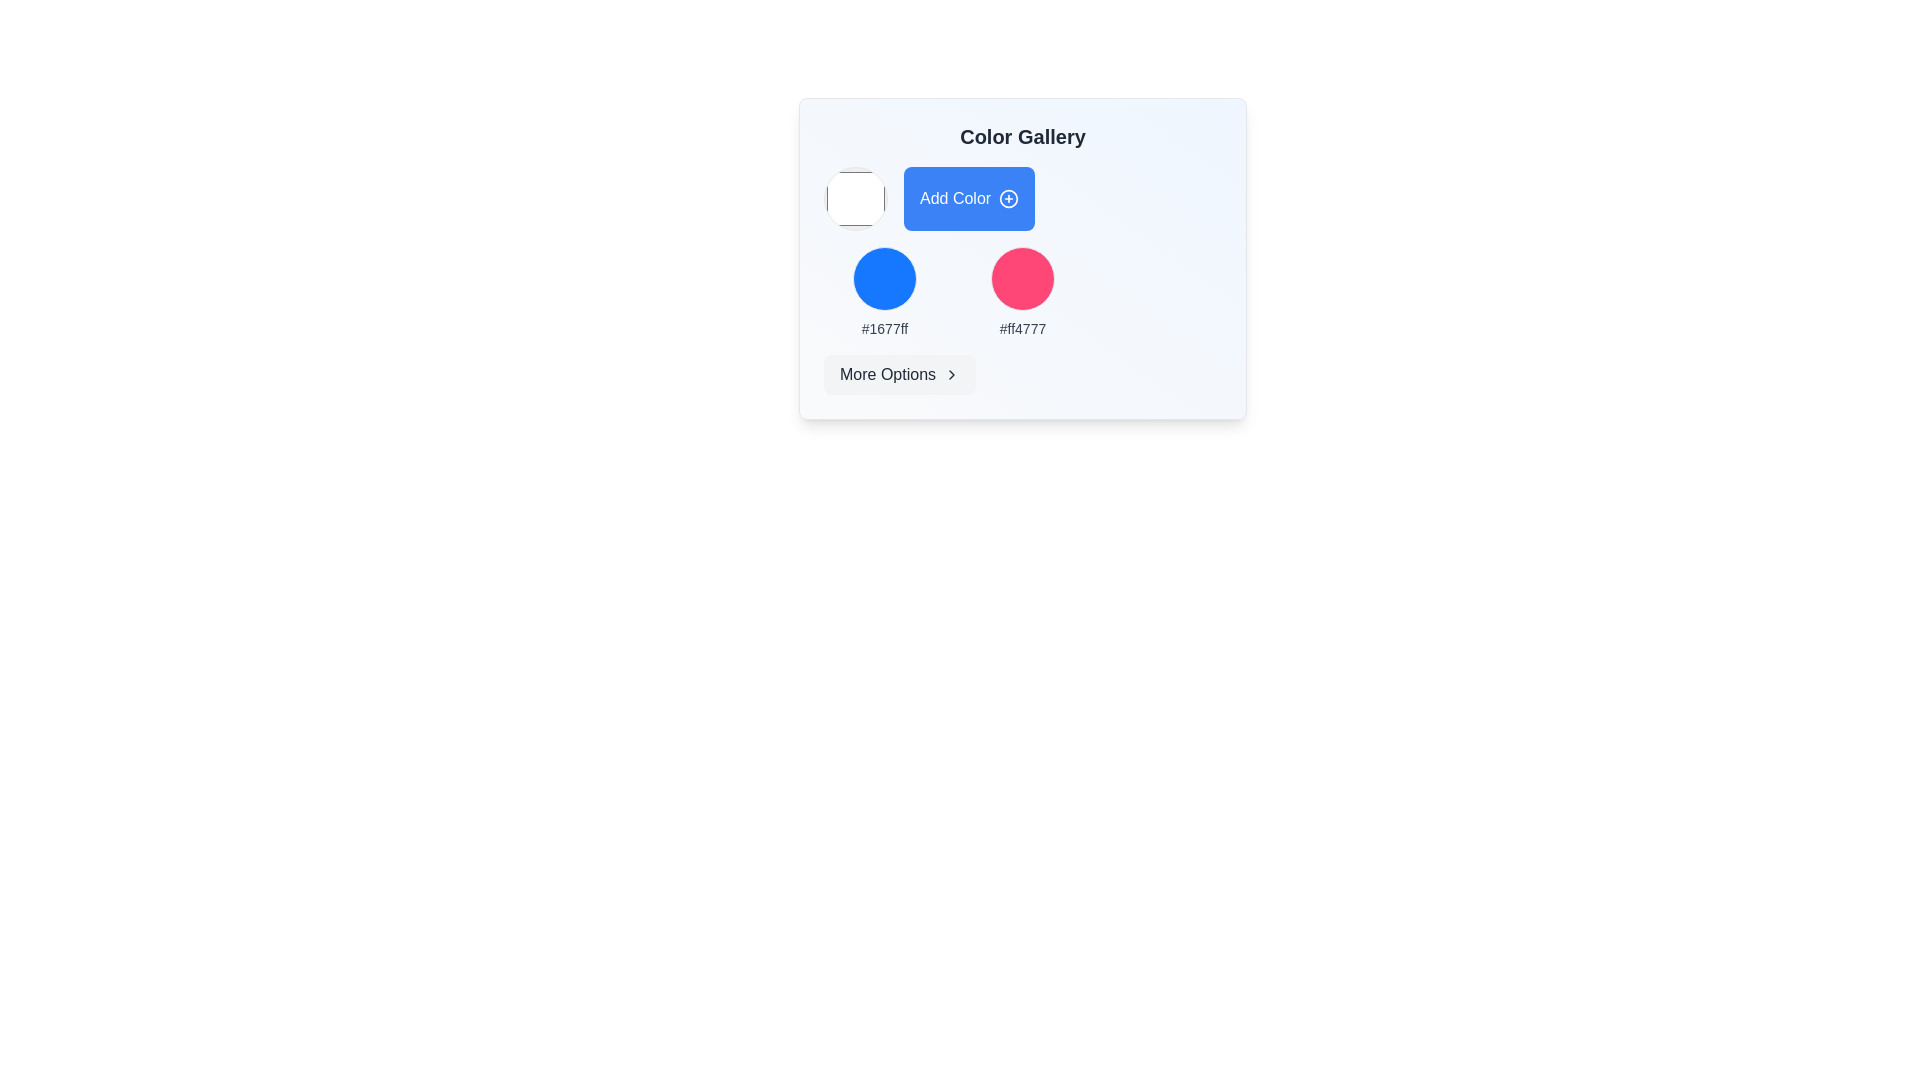 This screenshot has width=1920, height=1080. What do you see at coordinates (969, 199) in the screenshot?
I see `the 'Add Color' button, which is a rectangular button with rounded corners, blue background, white text, and a plus icon on the right side, to observe its hover effect` at bounding box center [969, 199].